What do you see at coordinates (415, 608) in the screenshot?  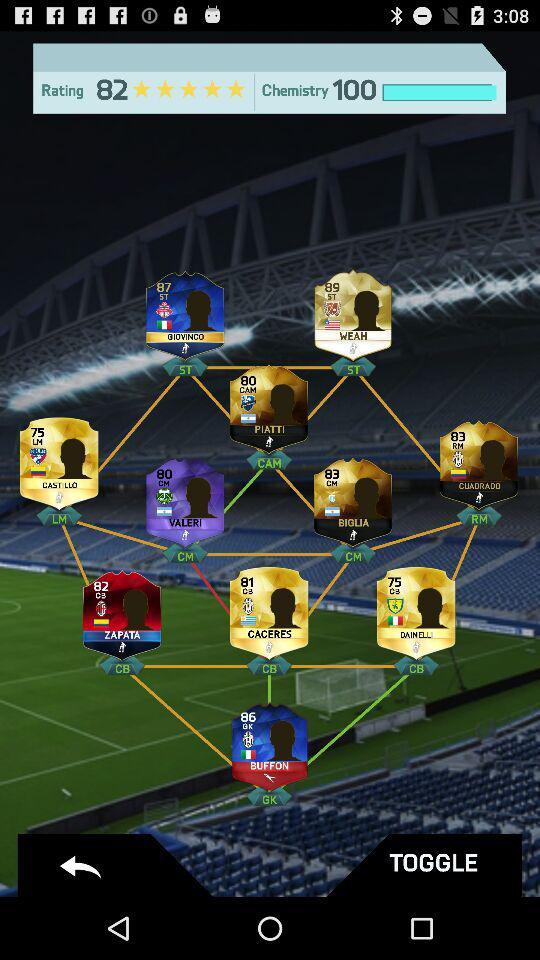 I see `click for more info` at bounding box center [415, 608].